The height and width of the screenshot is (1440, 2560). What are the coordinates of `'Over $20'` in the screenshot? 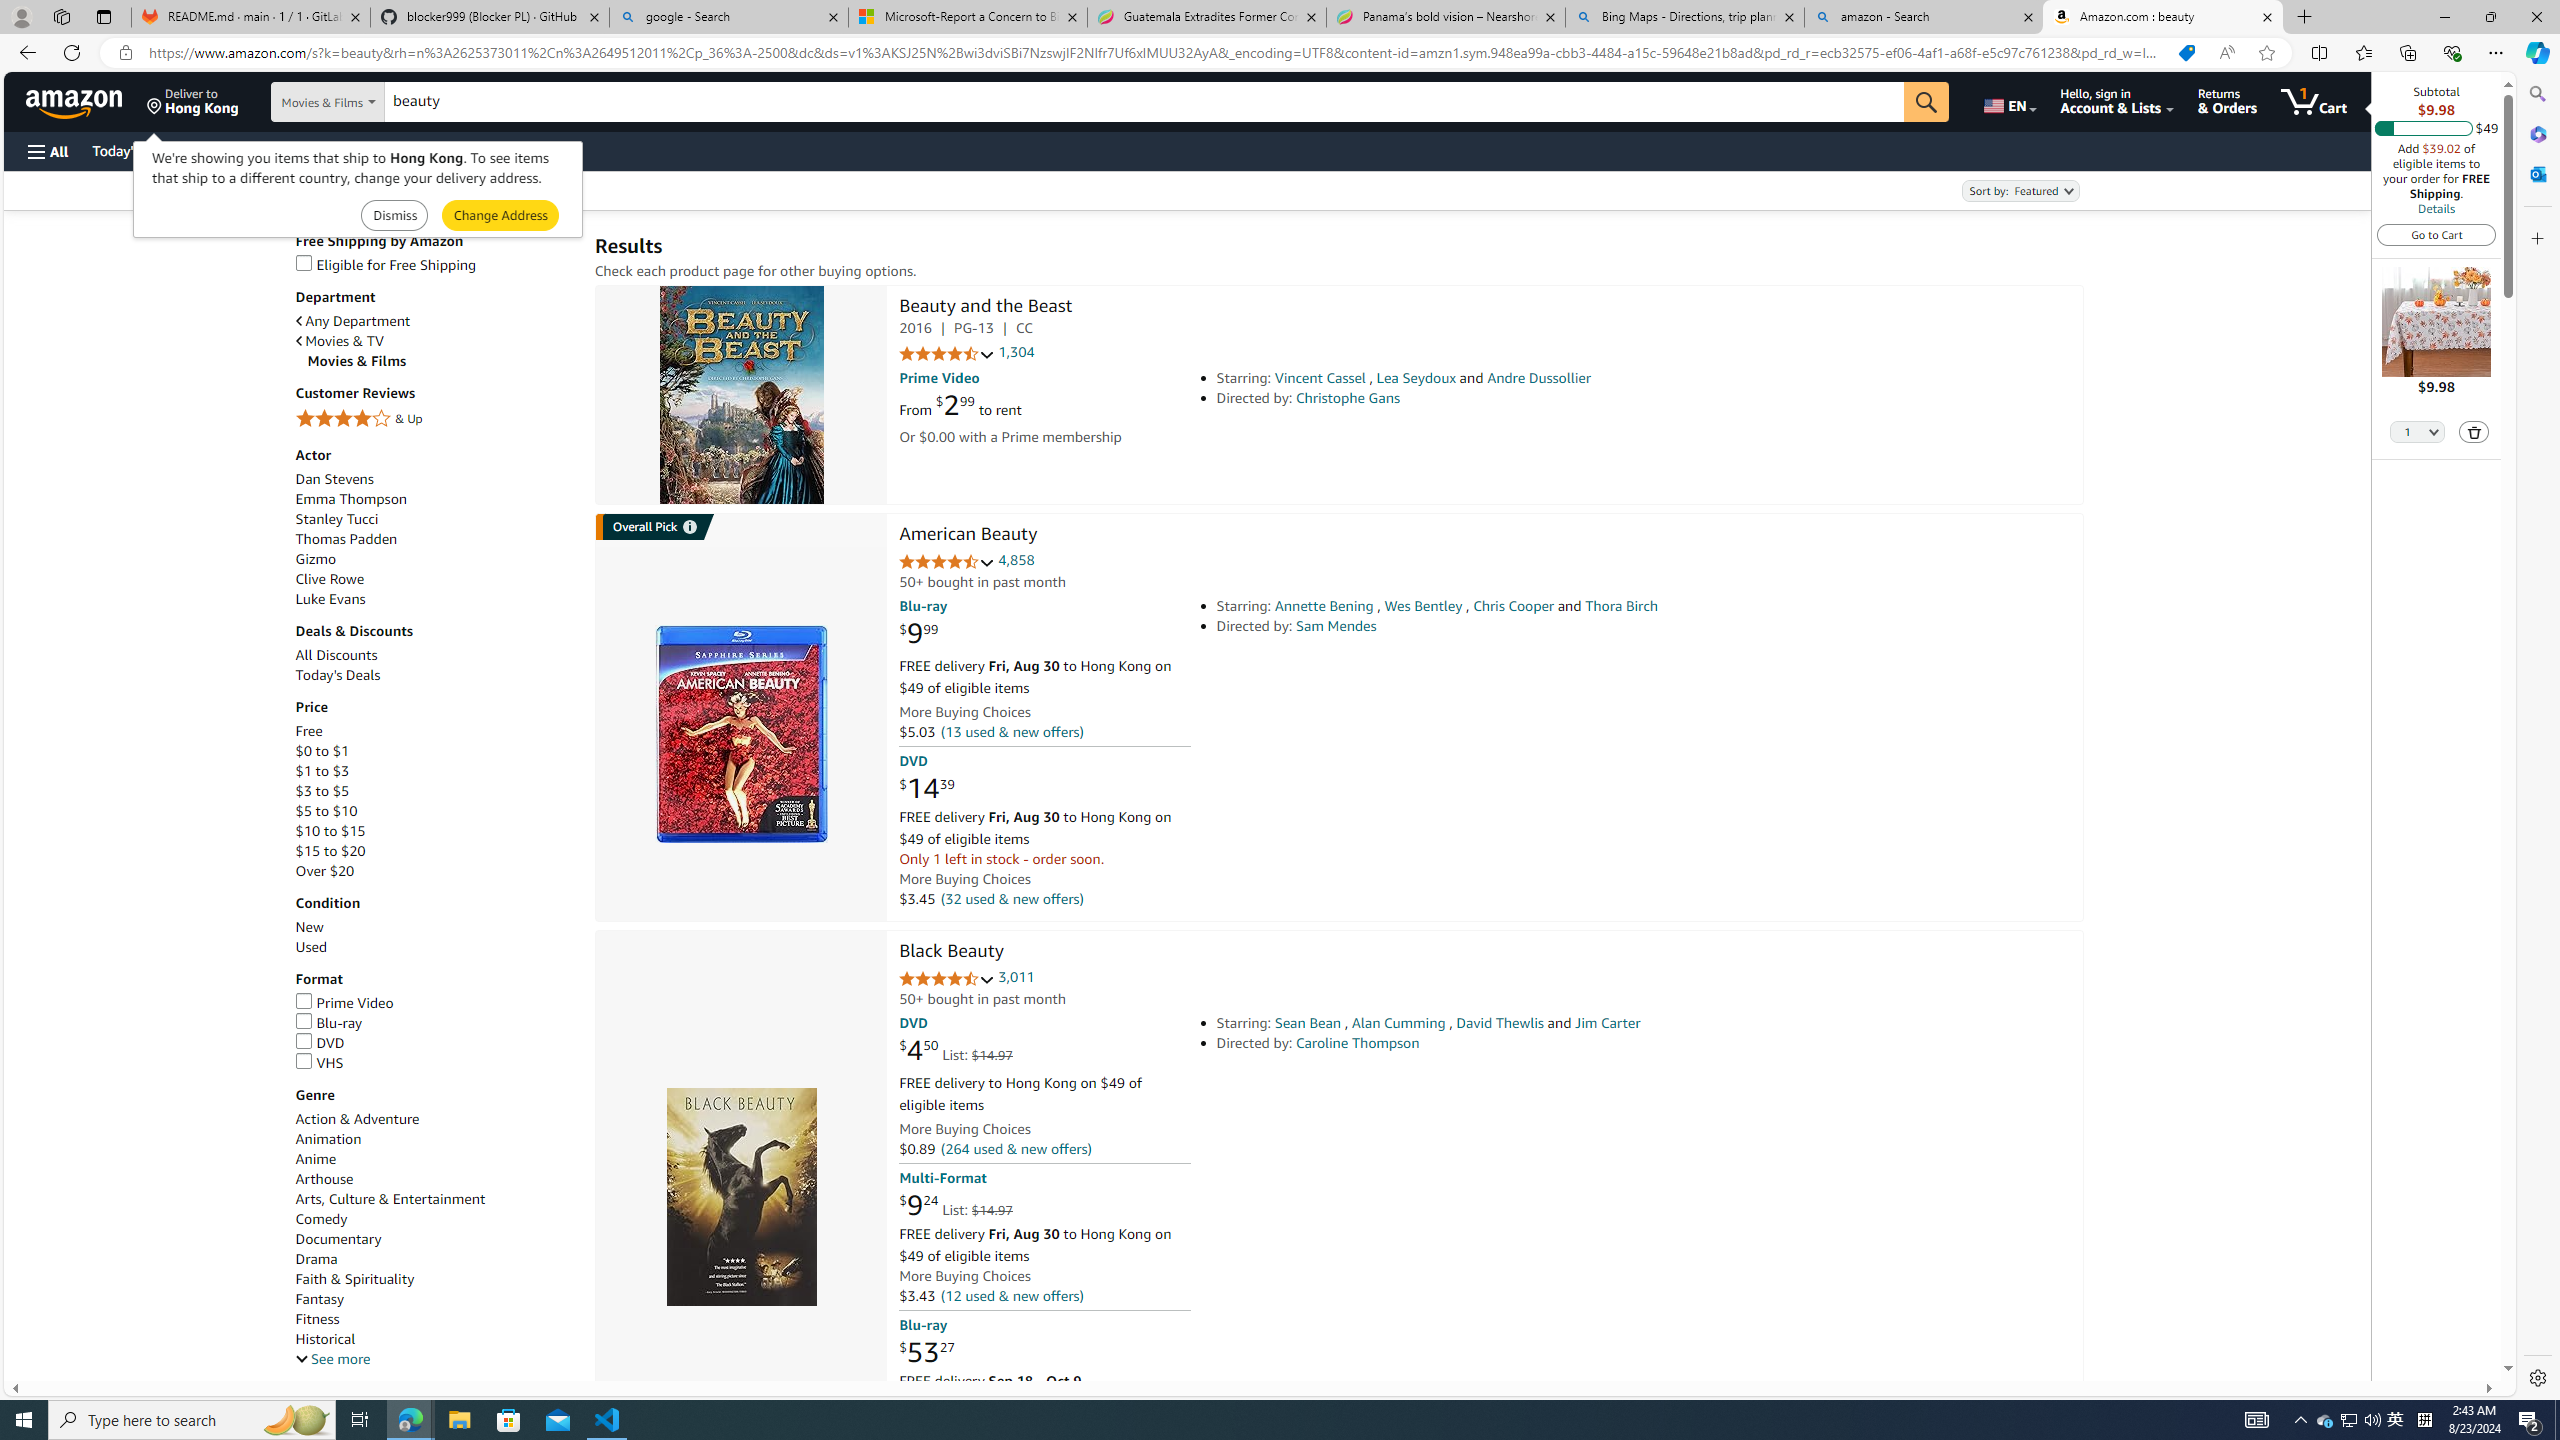 It's located at (435, 870).